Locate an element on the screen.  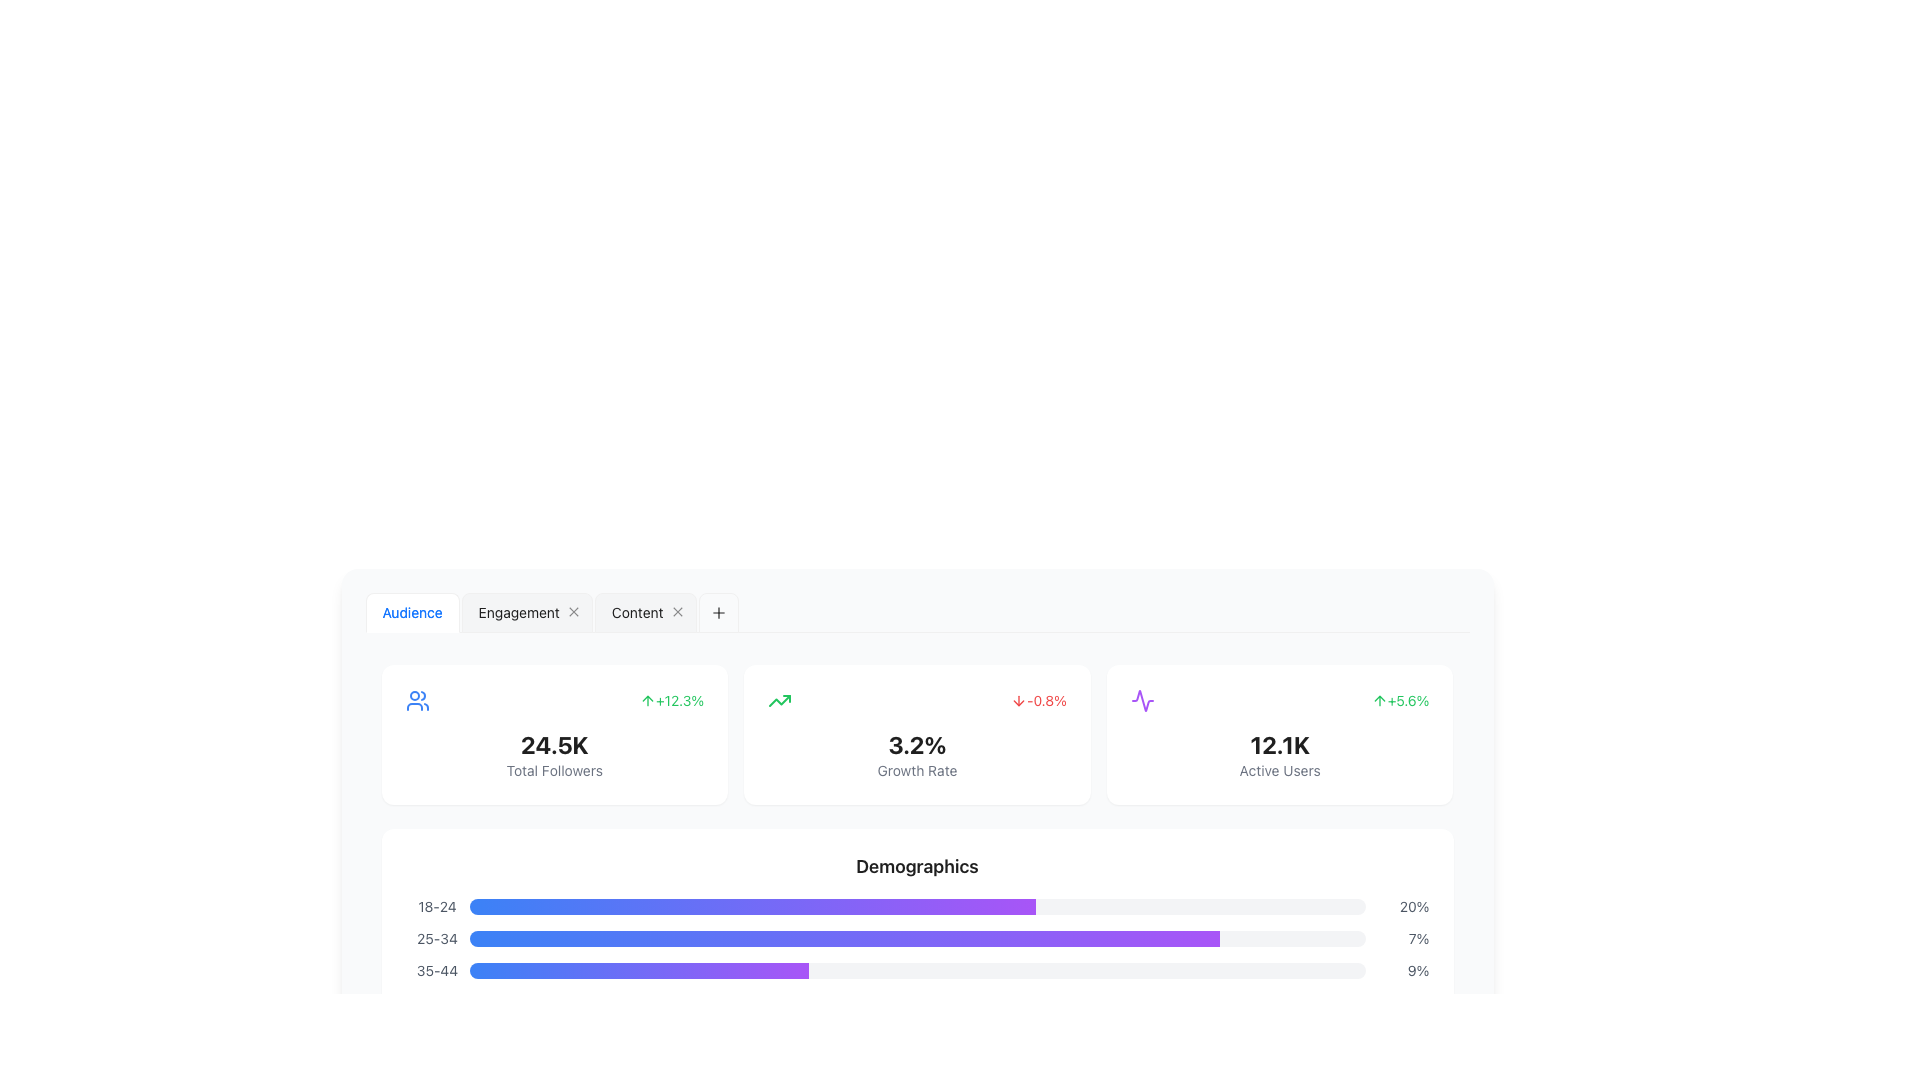
the text label that reads 'Growth Rate', which is displayed in a small, light gray font directly below the bold percentage value '3.2%' in the third card of the layout is located at coordinates (916, 770).